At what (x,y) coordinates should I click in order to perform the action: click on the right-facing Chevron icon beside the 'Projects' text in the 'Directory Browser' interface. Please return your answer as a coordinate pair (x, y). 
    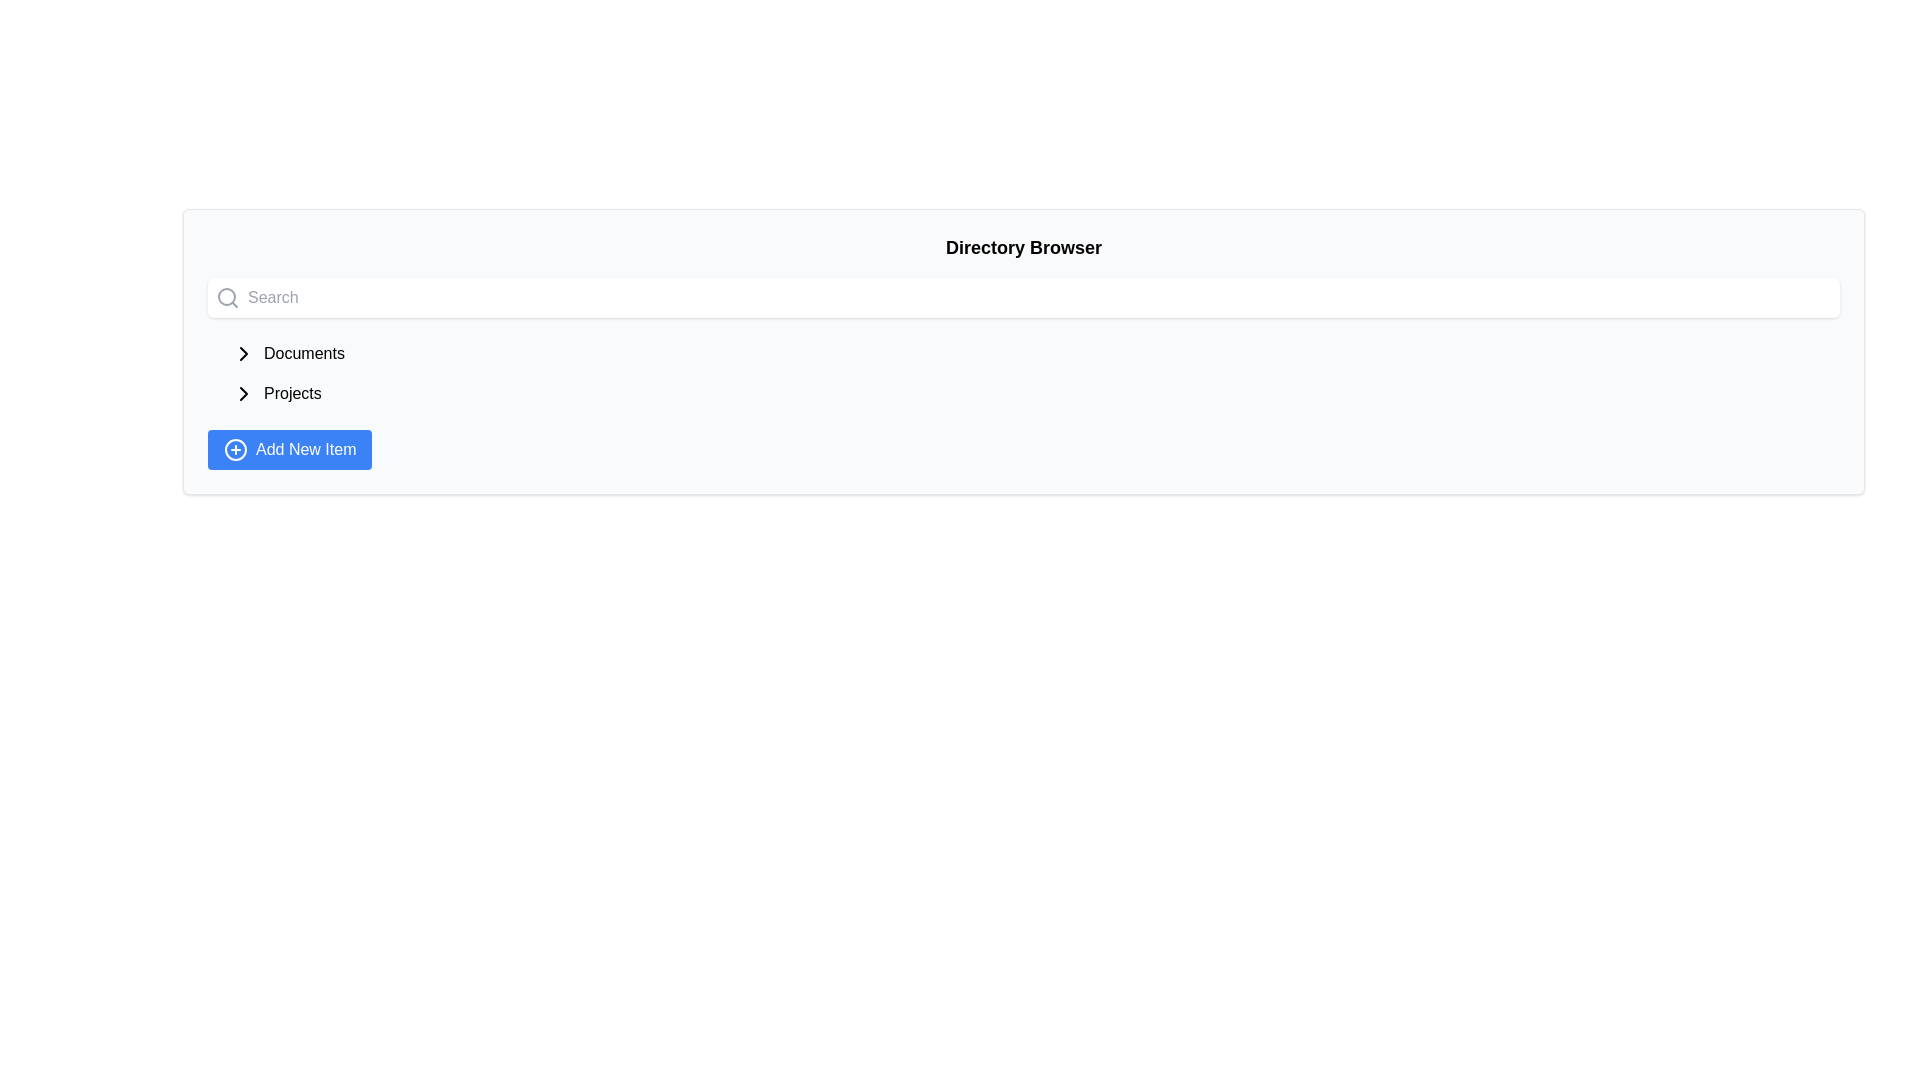
    Looking at the image, I should click on (243, 393).